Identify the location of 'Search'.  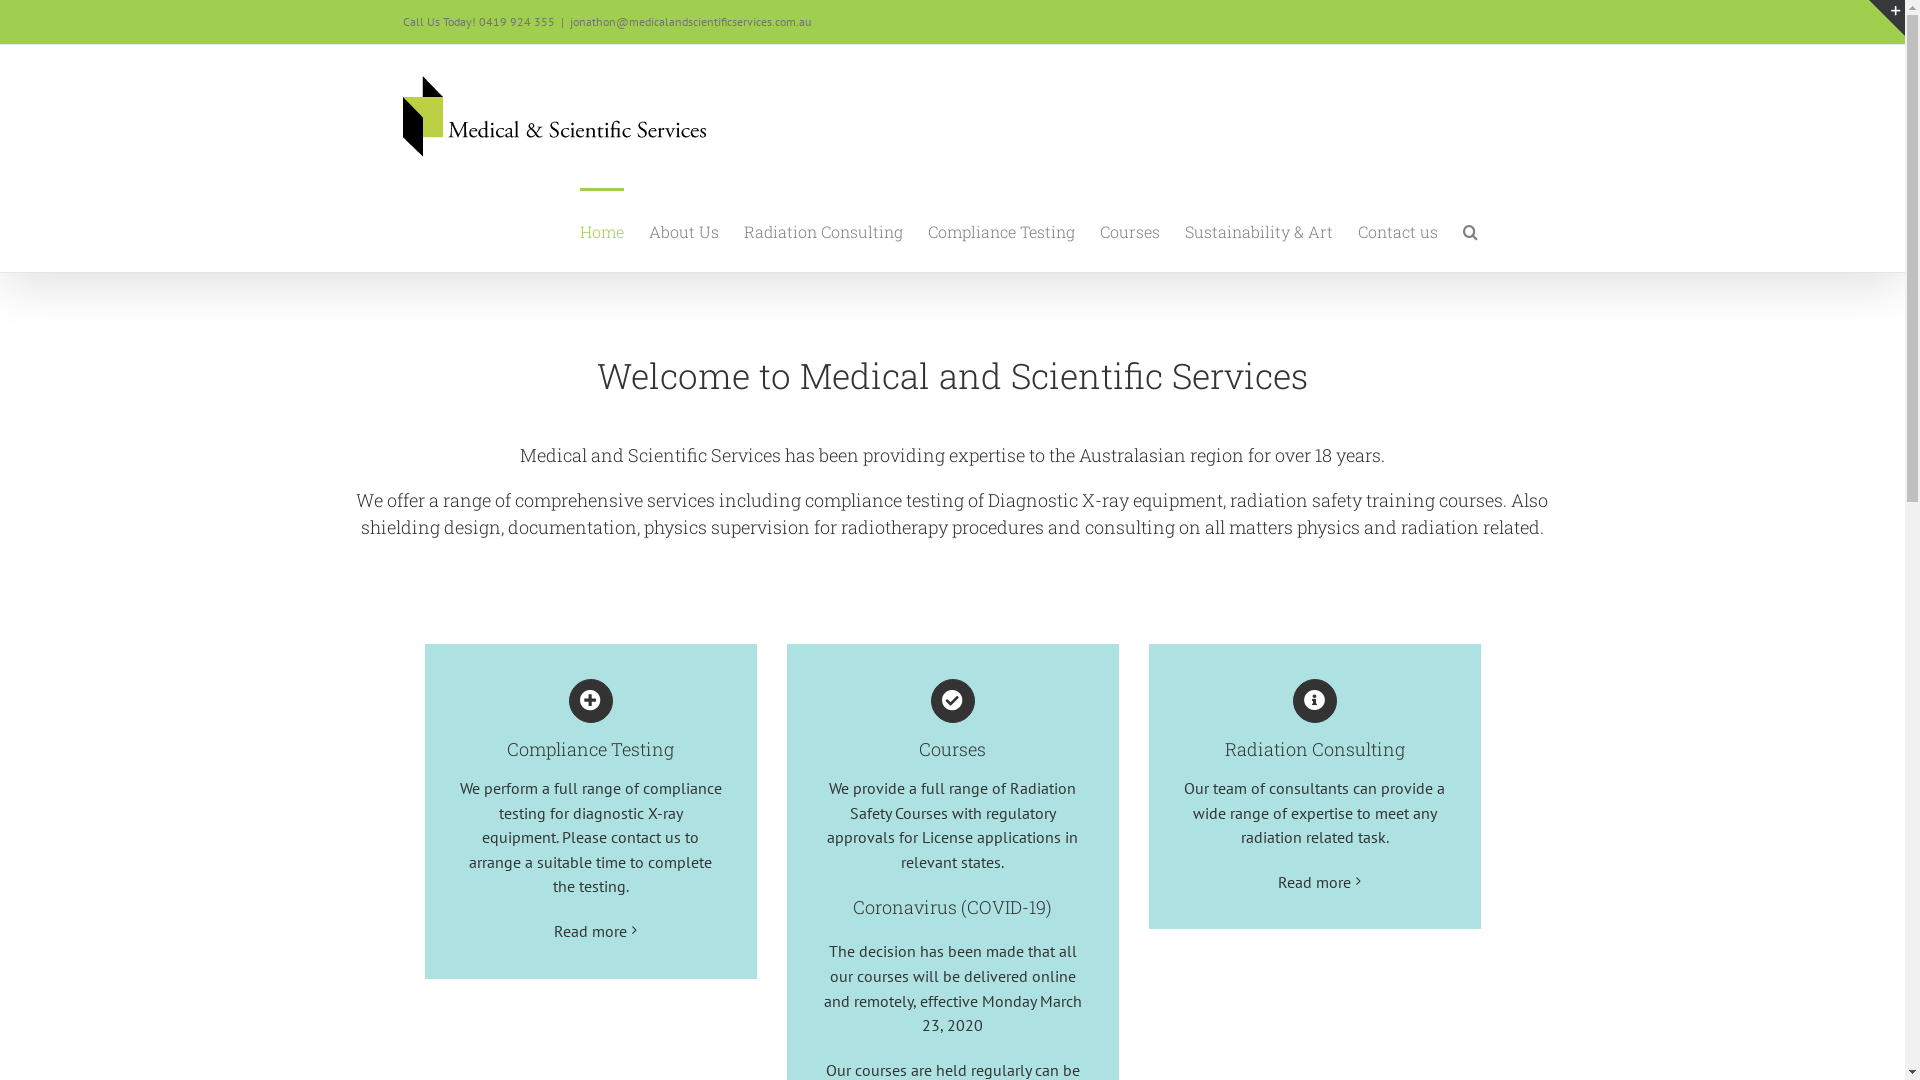
(1462, 229).